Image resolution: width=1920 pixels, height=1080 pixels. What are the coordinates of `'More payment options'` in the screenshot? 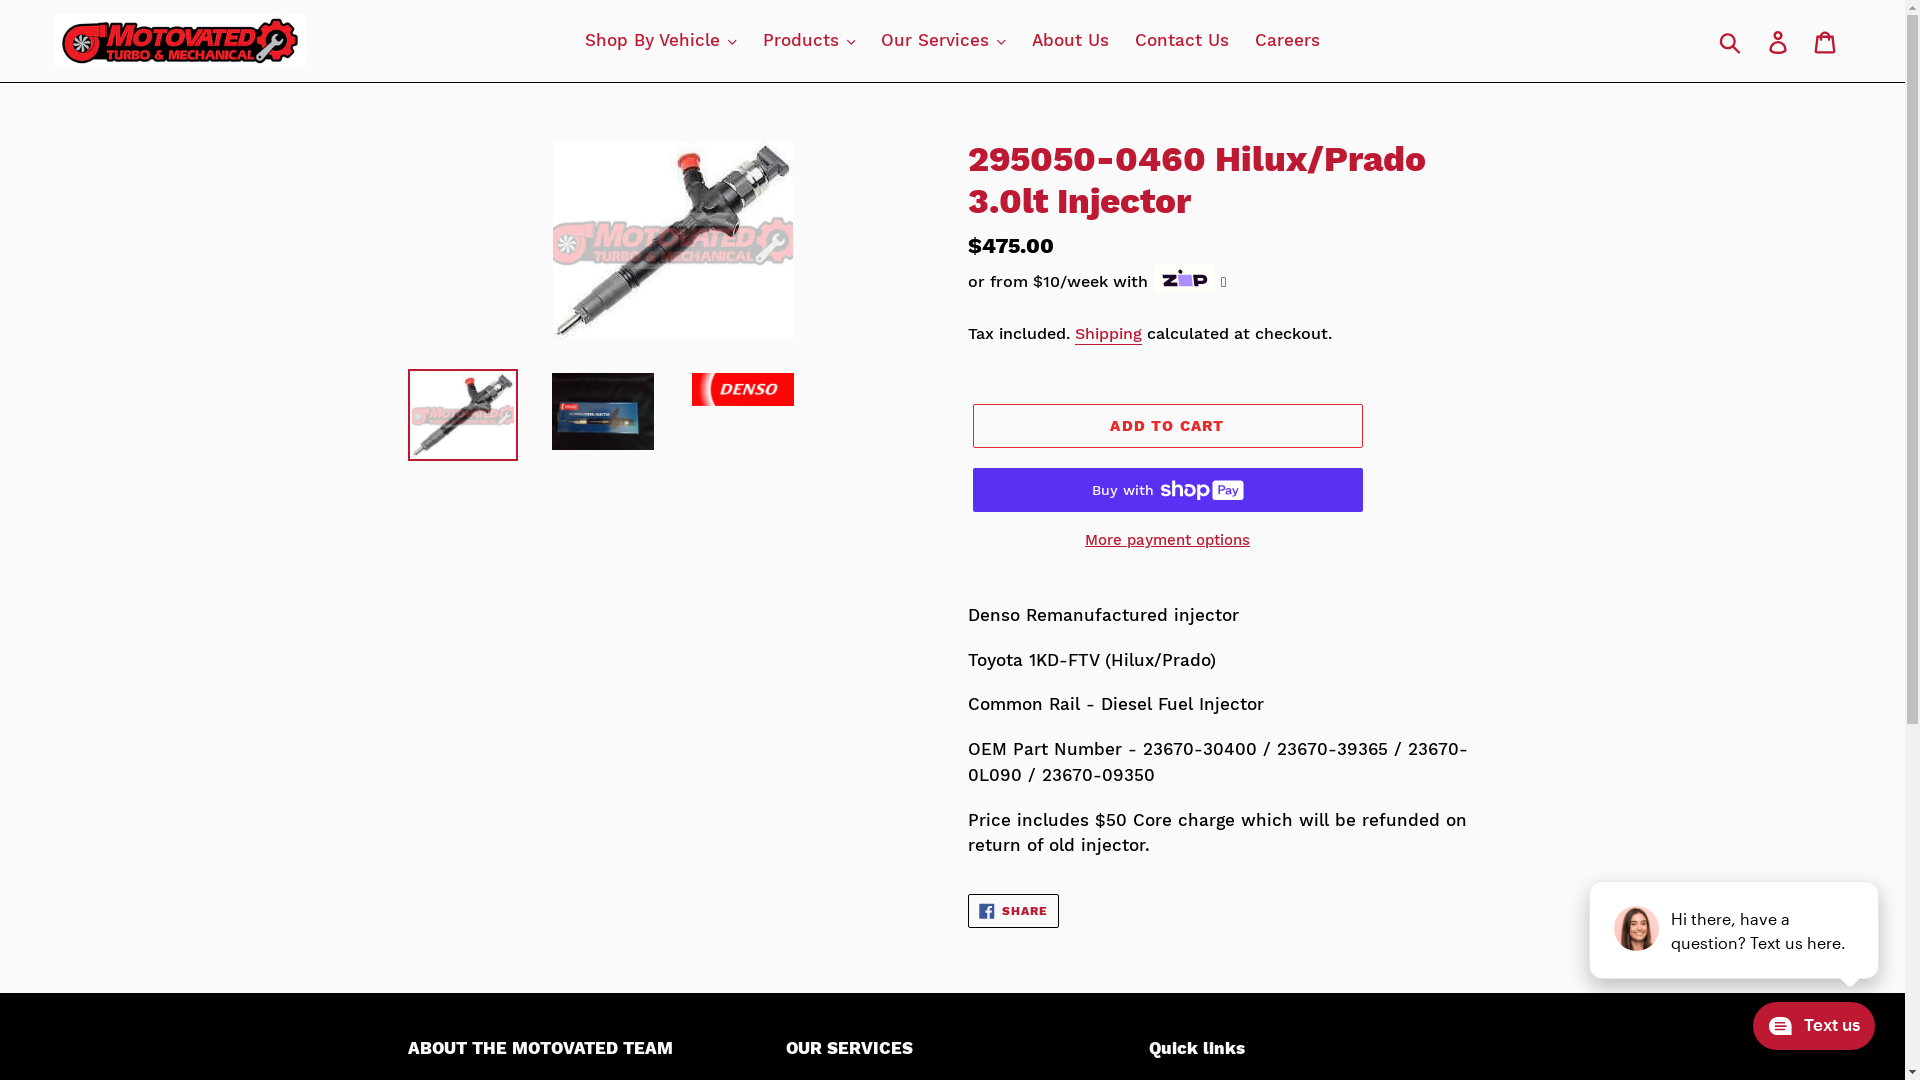 It's located at (1166, 540).